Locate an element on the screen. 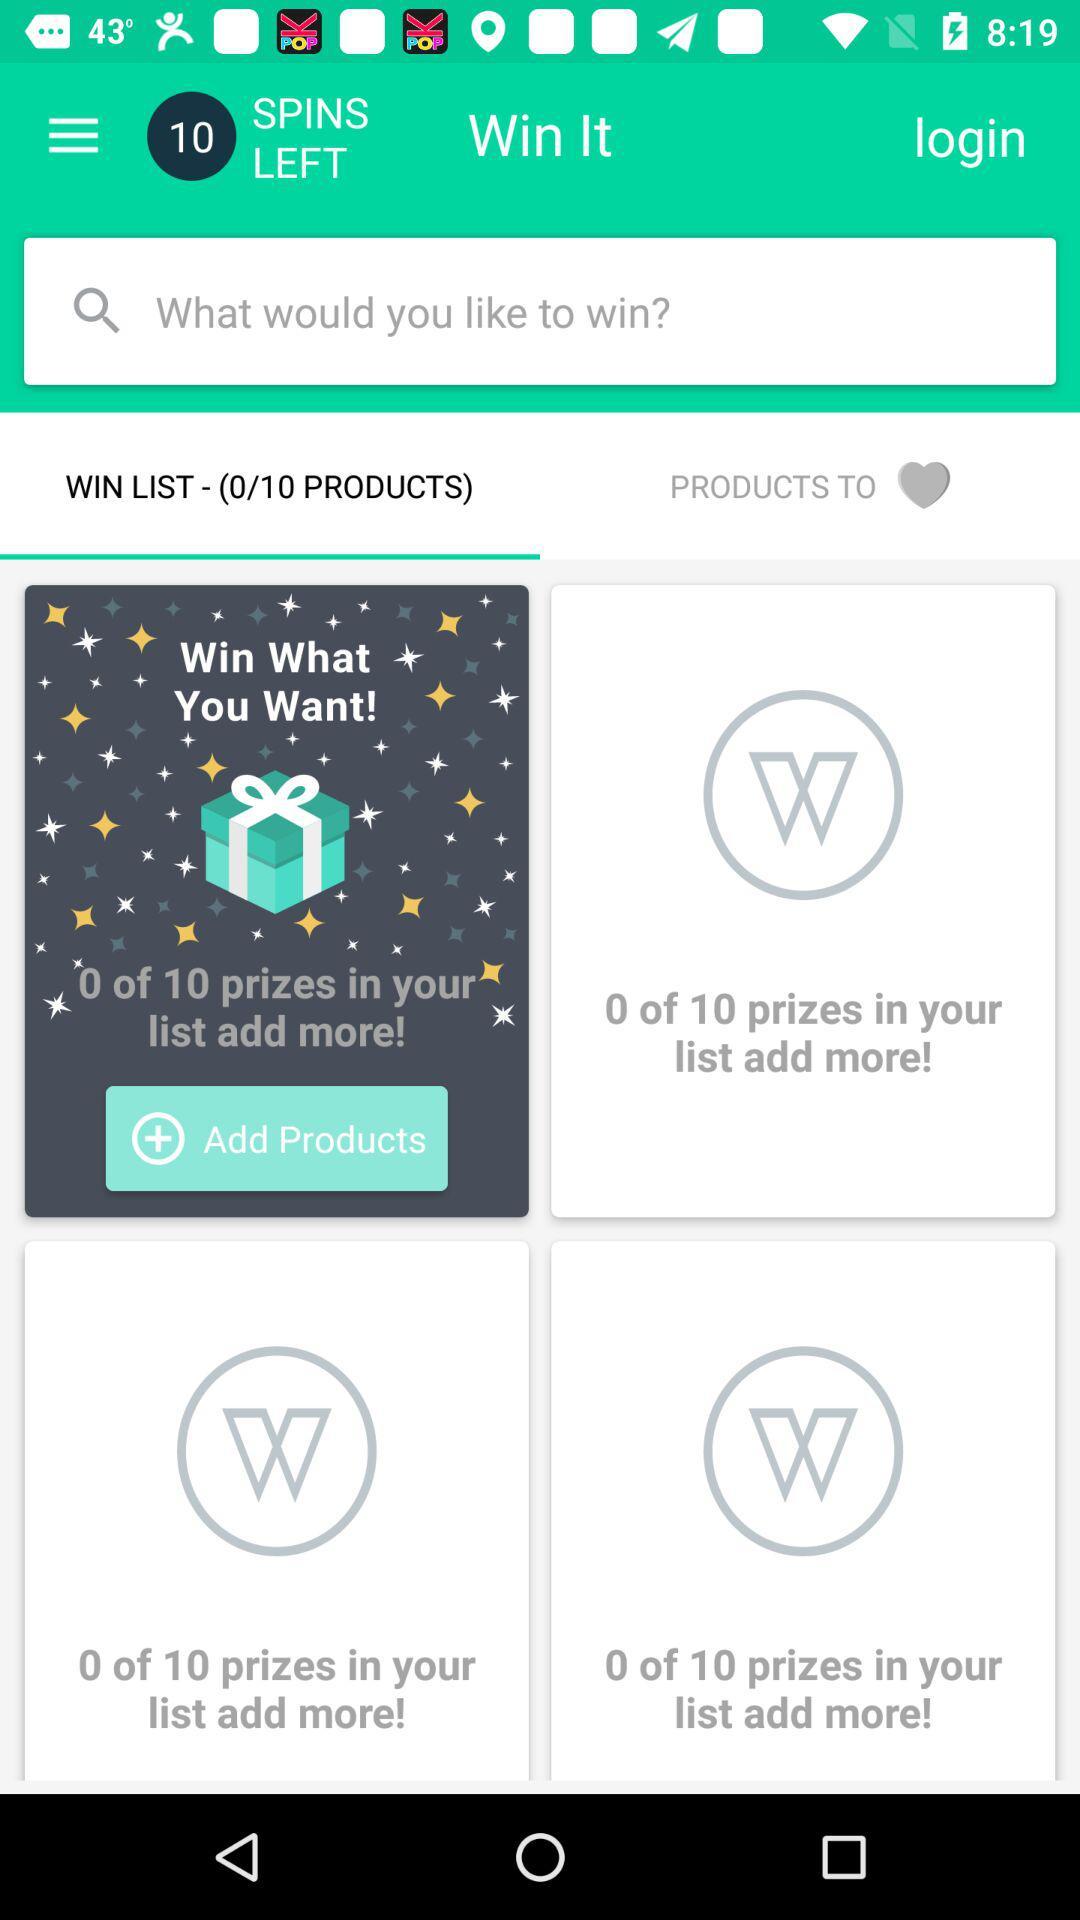  the icon to the left of the 10 is located at coordinates (72, 135).